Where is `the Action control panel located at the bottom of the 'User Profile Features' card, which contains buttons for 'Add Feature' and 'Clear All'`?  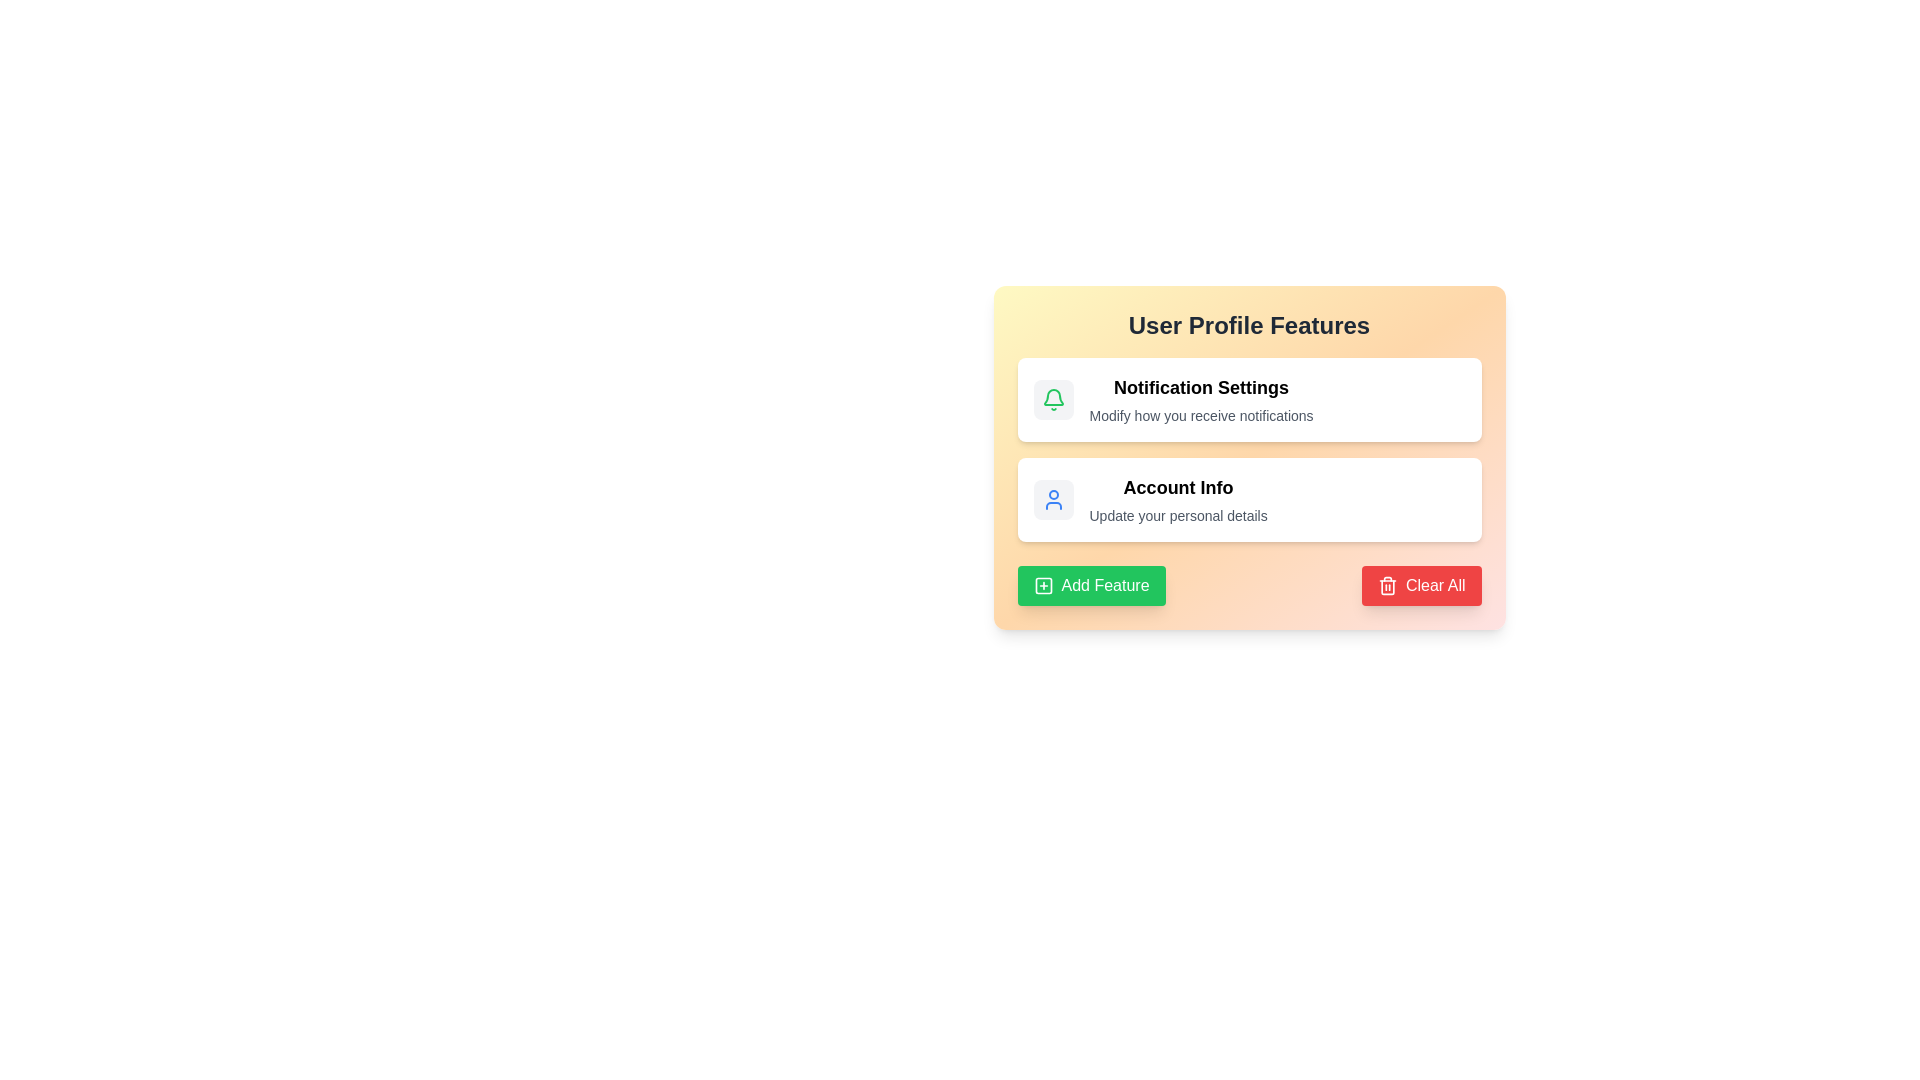 the Action control panel located at the bottom of the 'User Profile Features' card, which contains buttons for 'Add Feature' and 'Clear All' is located at coordinates (1248, 585).